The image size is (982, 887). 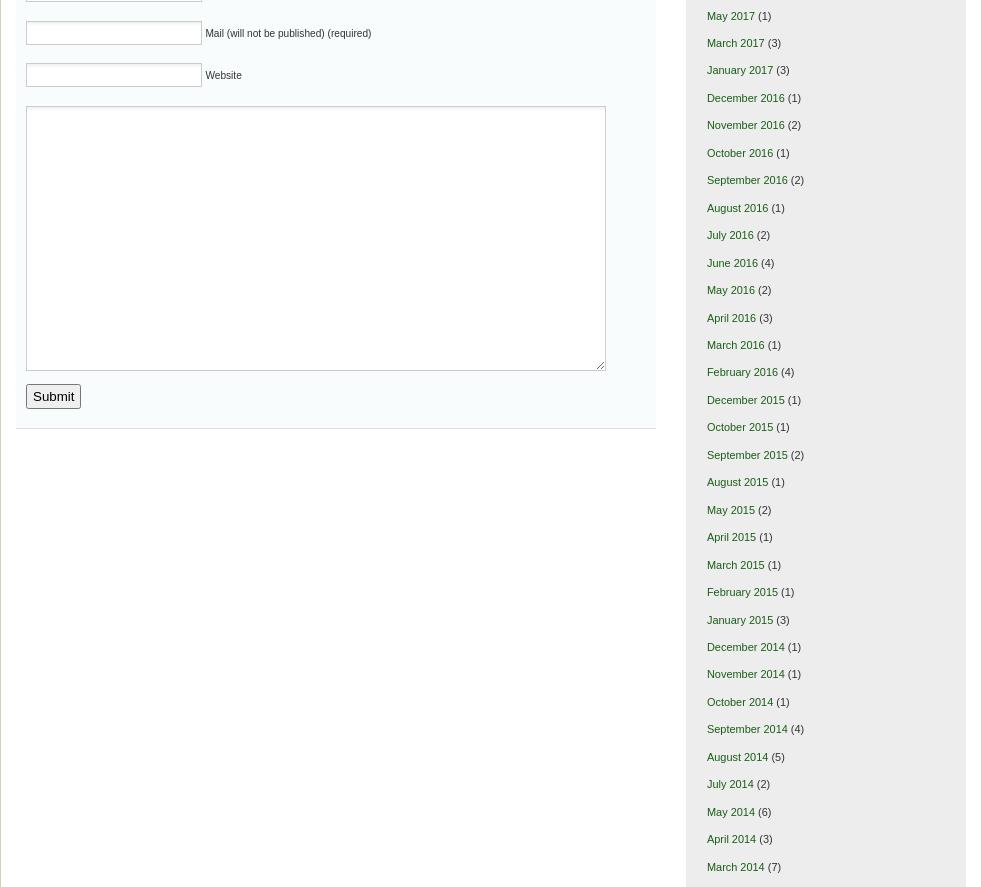 I want to click on 'August 2014', so click(x=735, y=754).